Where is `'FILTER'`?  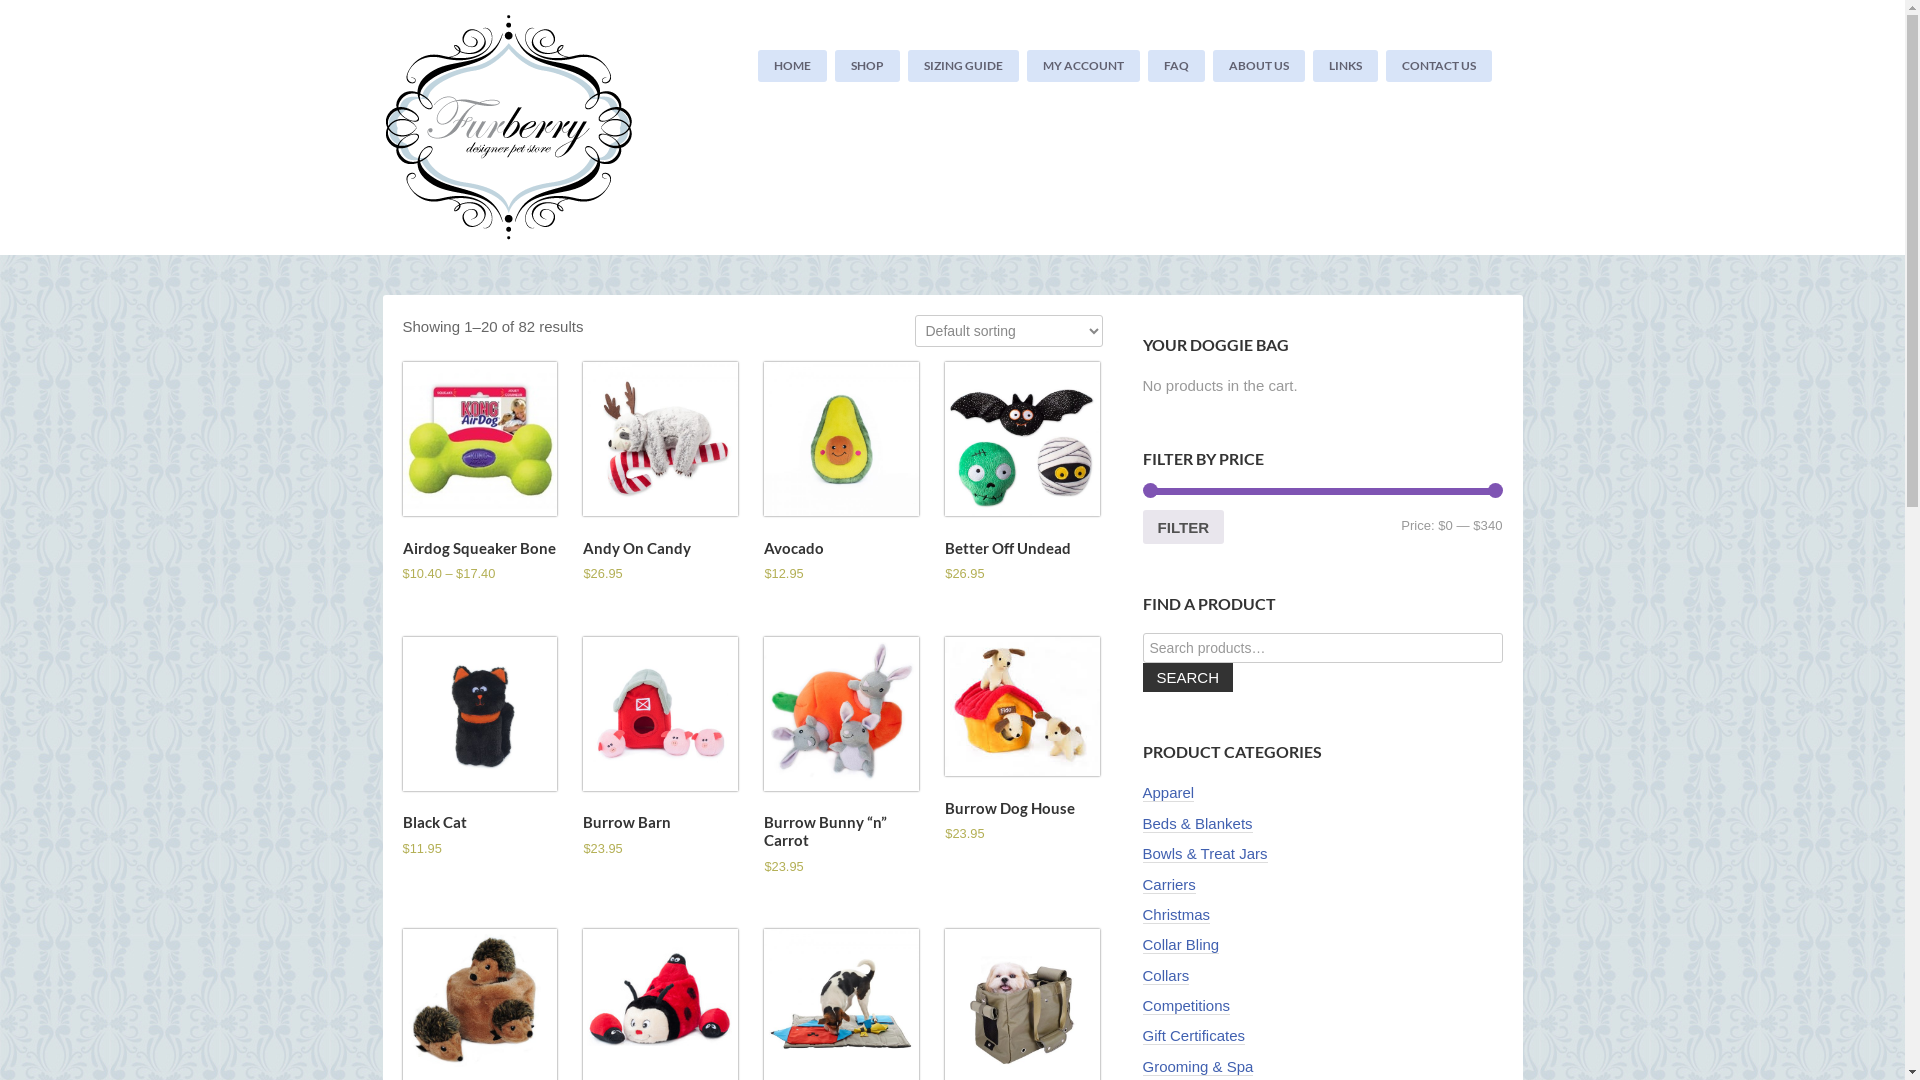 'FILTER' is located at coordinates (1182, 526).